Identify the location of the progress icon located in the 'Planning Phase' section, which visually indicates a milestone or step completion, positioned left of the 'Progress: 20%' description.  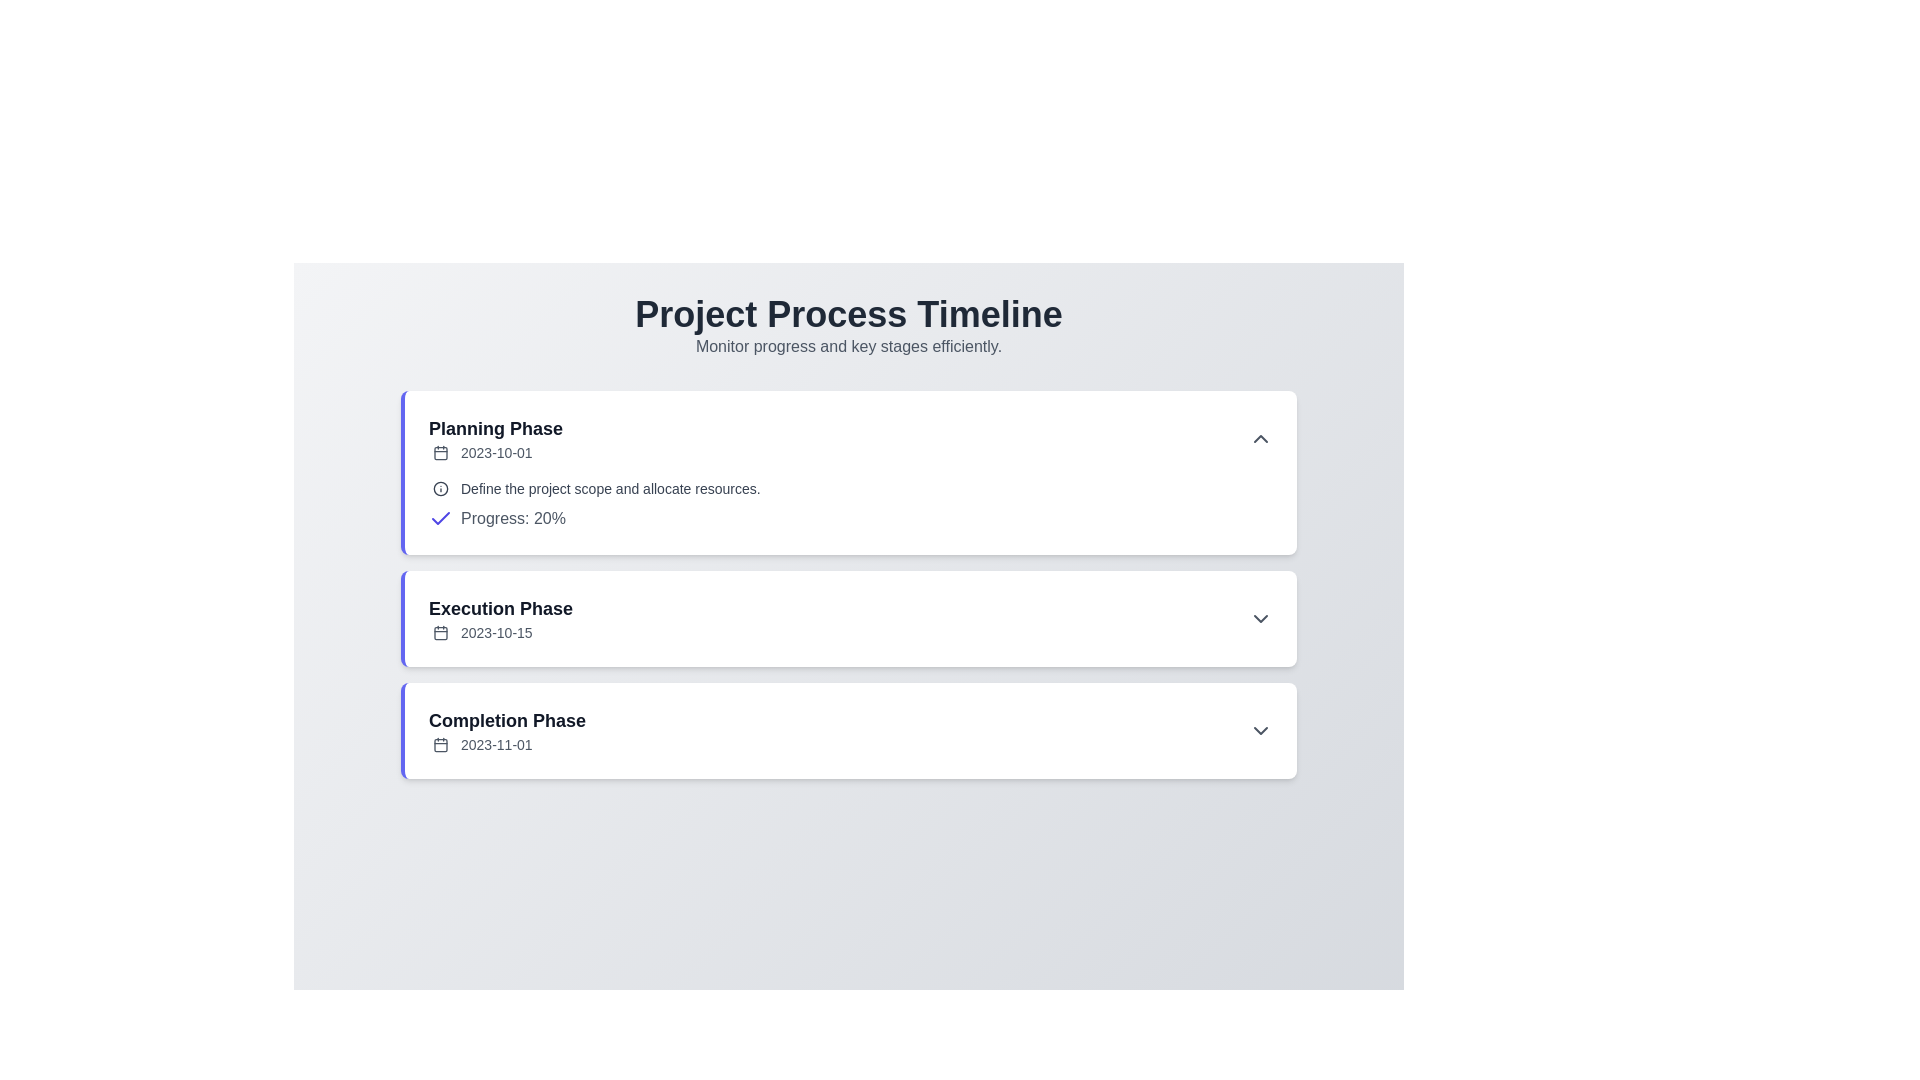
(440, 517).